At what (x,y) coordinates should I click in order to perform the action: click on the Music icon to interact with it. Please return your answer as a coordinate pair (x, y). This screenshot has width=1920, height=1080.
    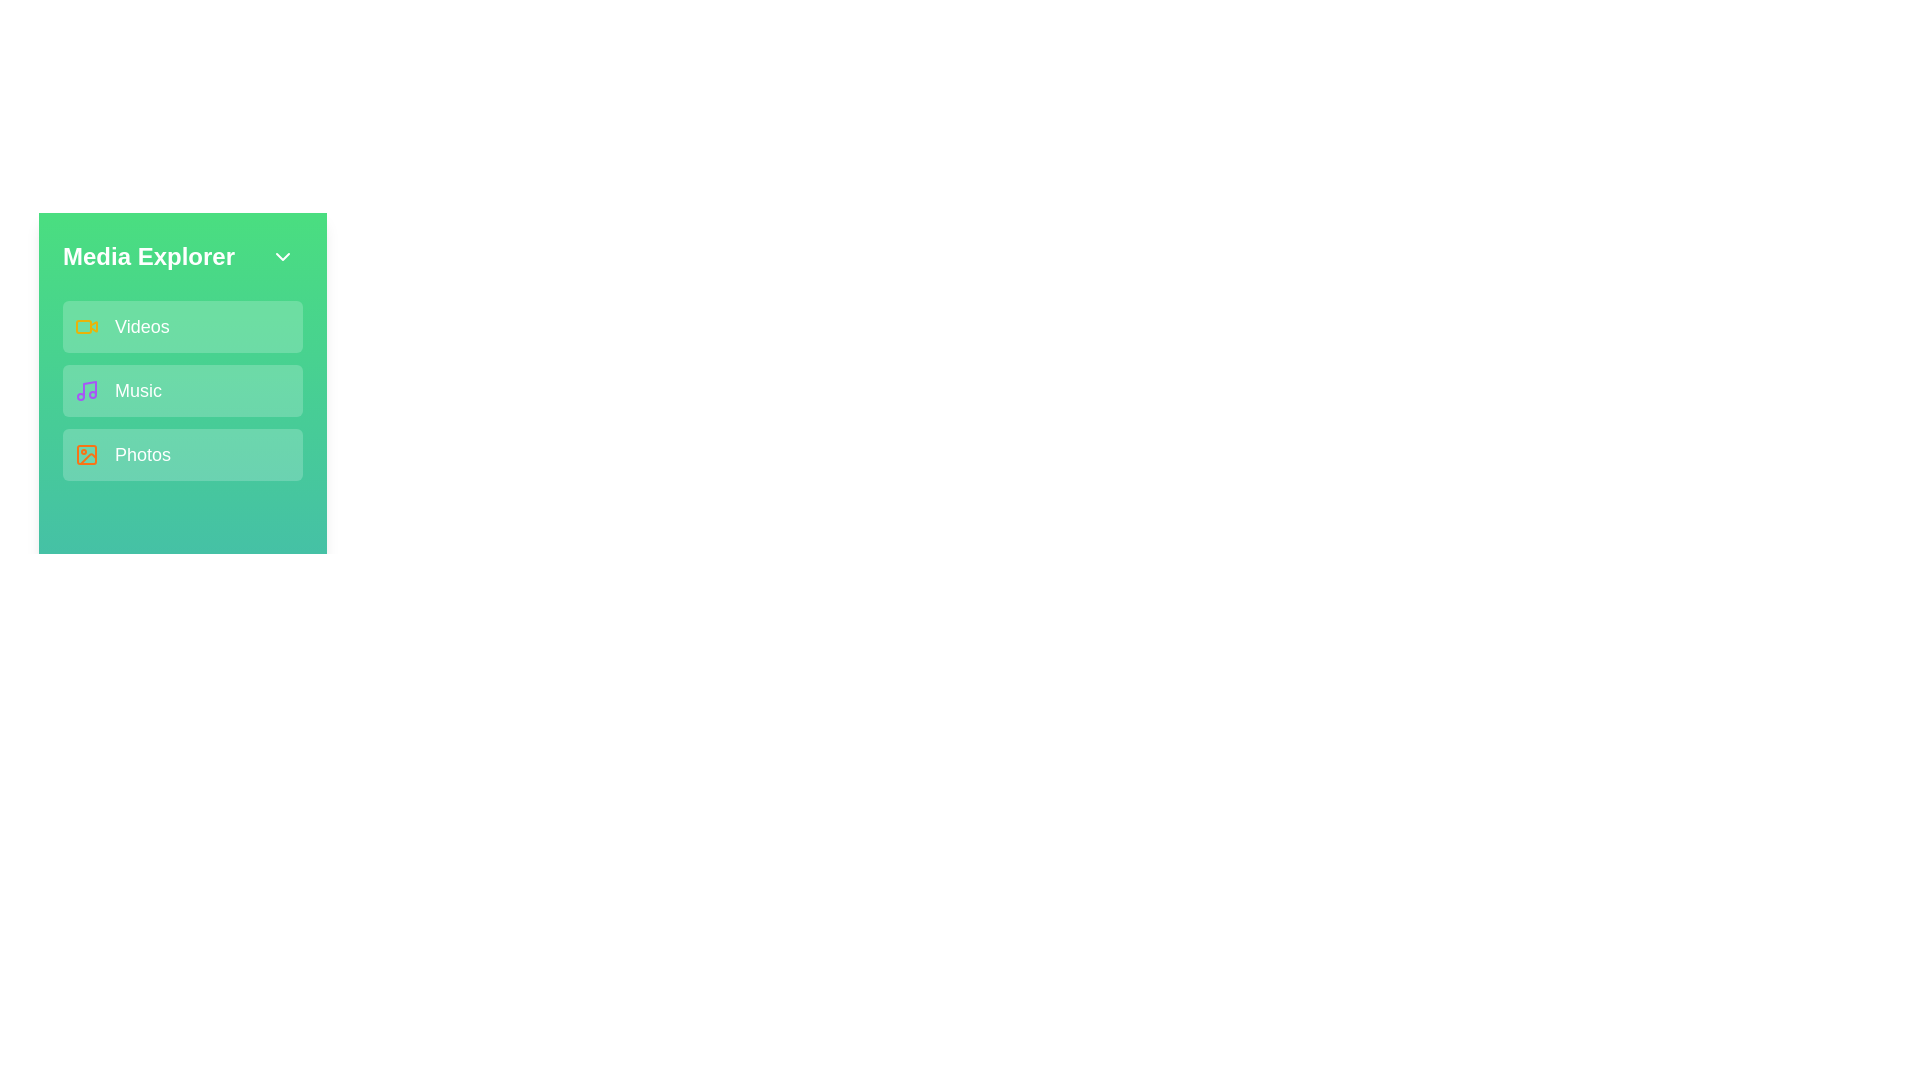
    Looking at the image, I should click on (85, 390).